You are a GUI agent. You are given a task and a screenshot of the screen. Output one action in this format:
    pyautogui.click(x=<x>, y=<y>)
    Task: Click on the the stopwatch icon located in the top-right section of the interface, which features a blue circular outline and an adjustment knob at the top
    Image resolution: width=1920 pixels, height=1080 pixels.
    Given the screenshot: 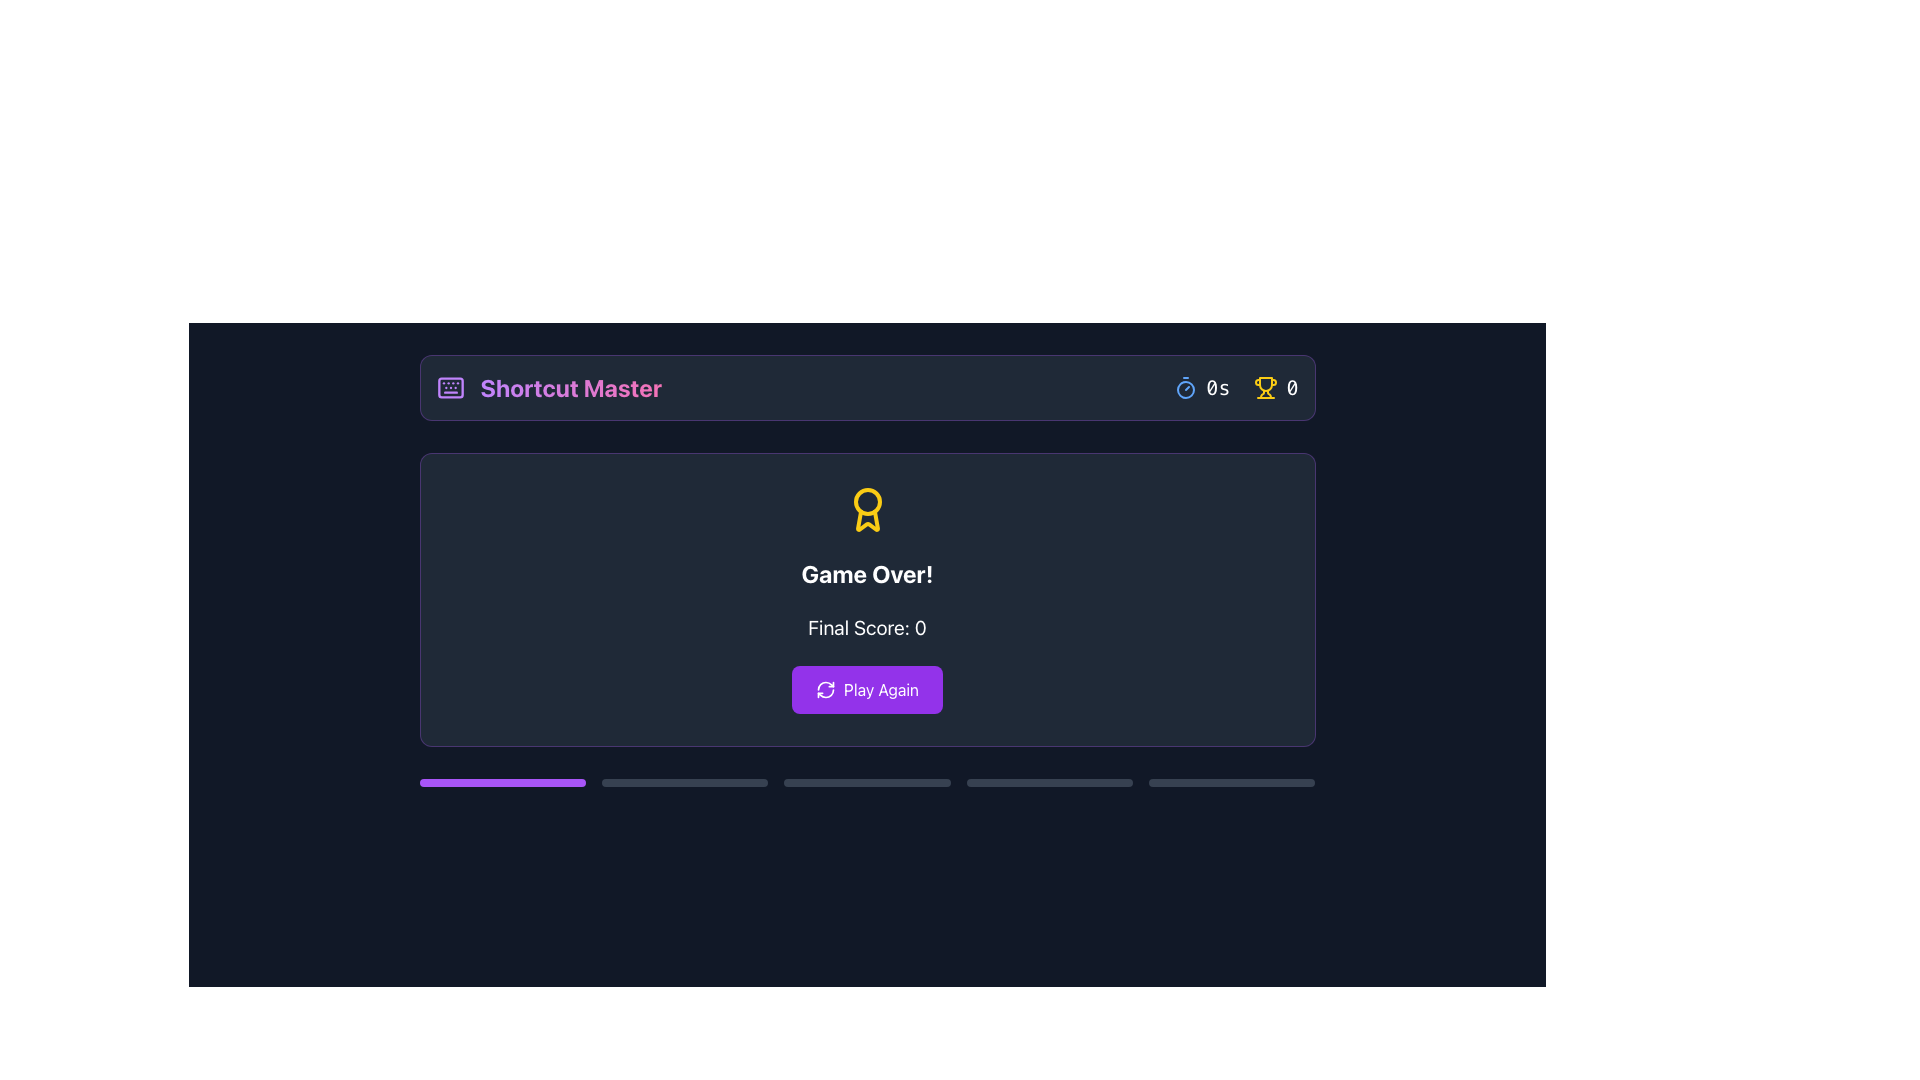 What is the action you would take?
    pyautogui.click(x=1186, y=388)
    